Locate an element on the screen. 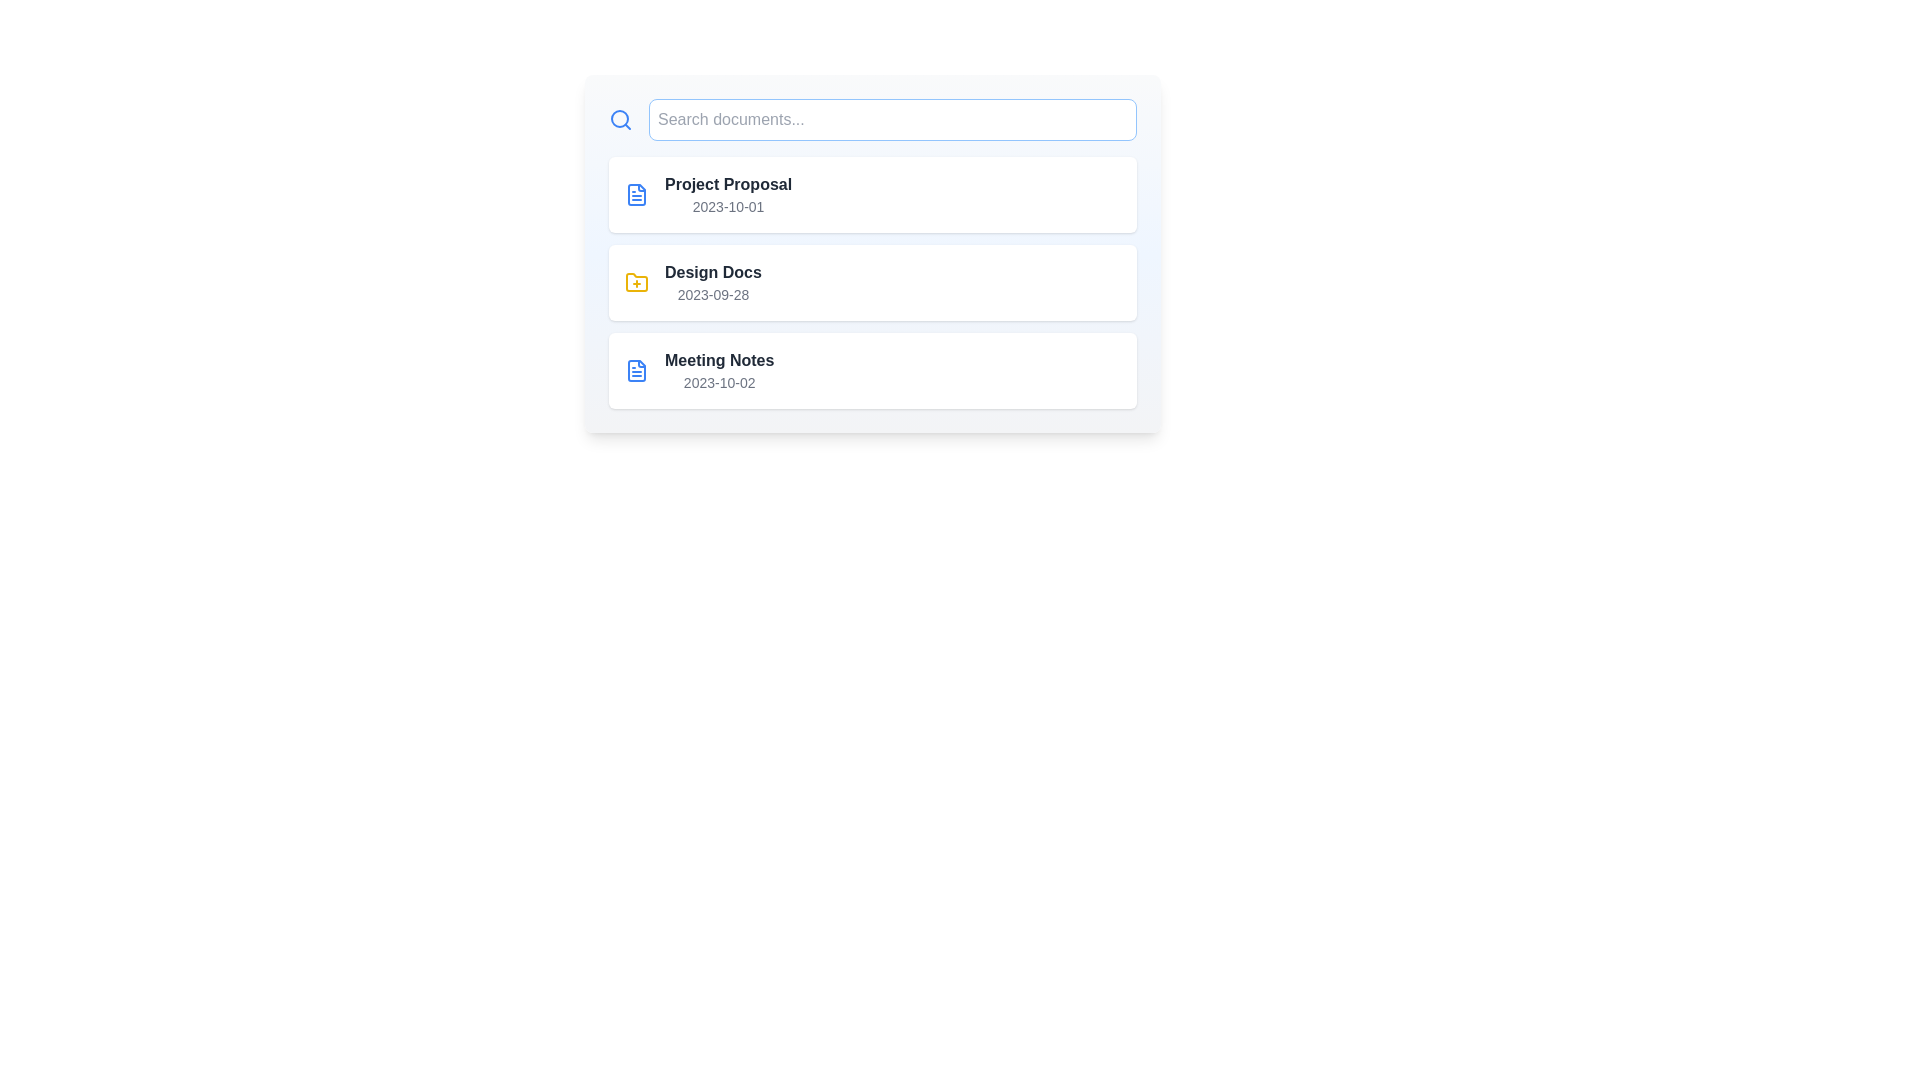 This screenshot has width=1920, height=1080. the document item identified by Meeting Notes is located at coordinates (873, 370).